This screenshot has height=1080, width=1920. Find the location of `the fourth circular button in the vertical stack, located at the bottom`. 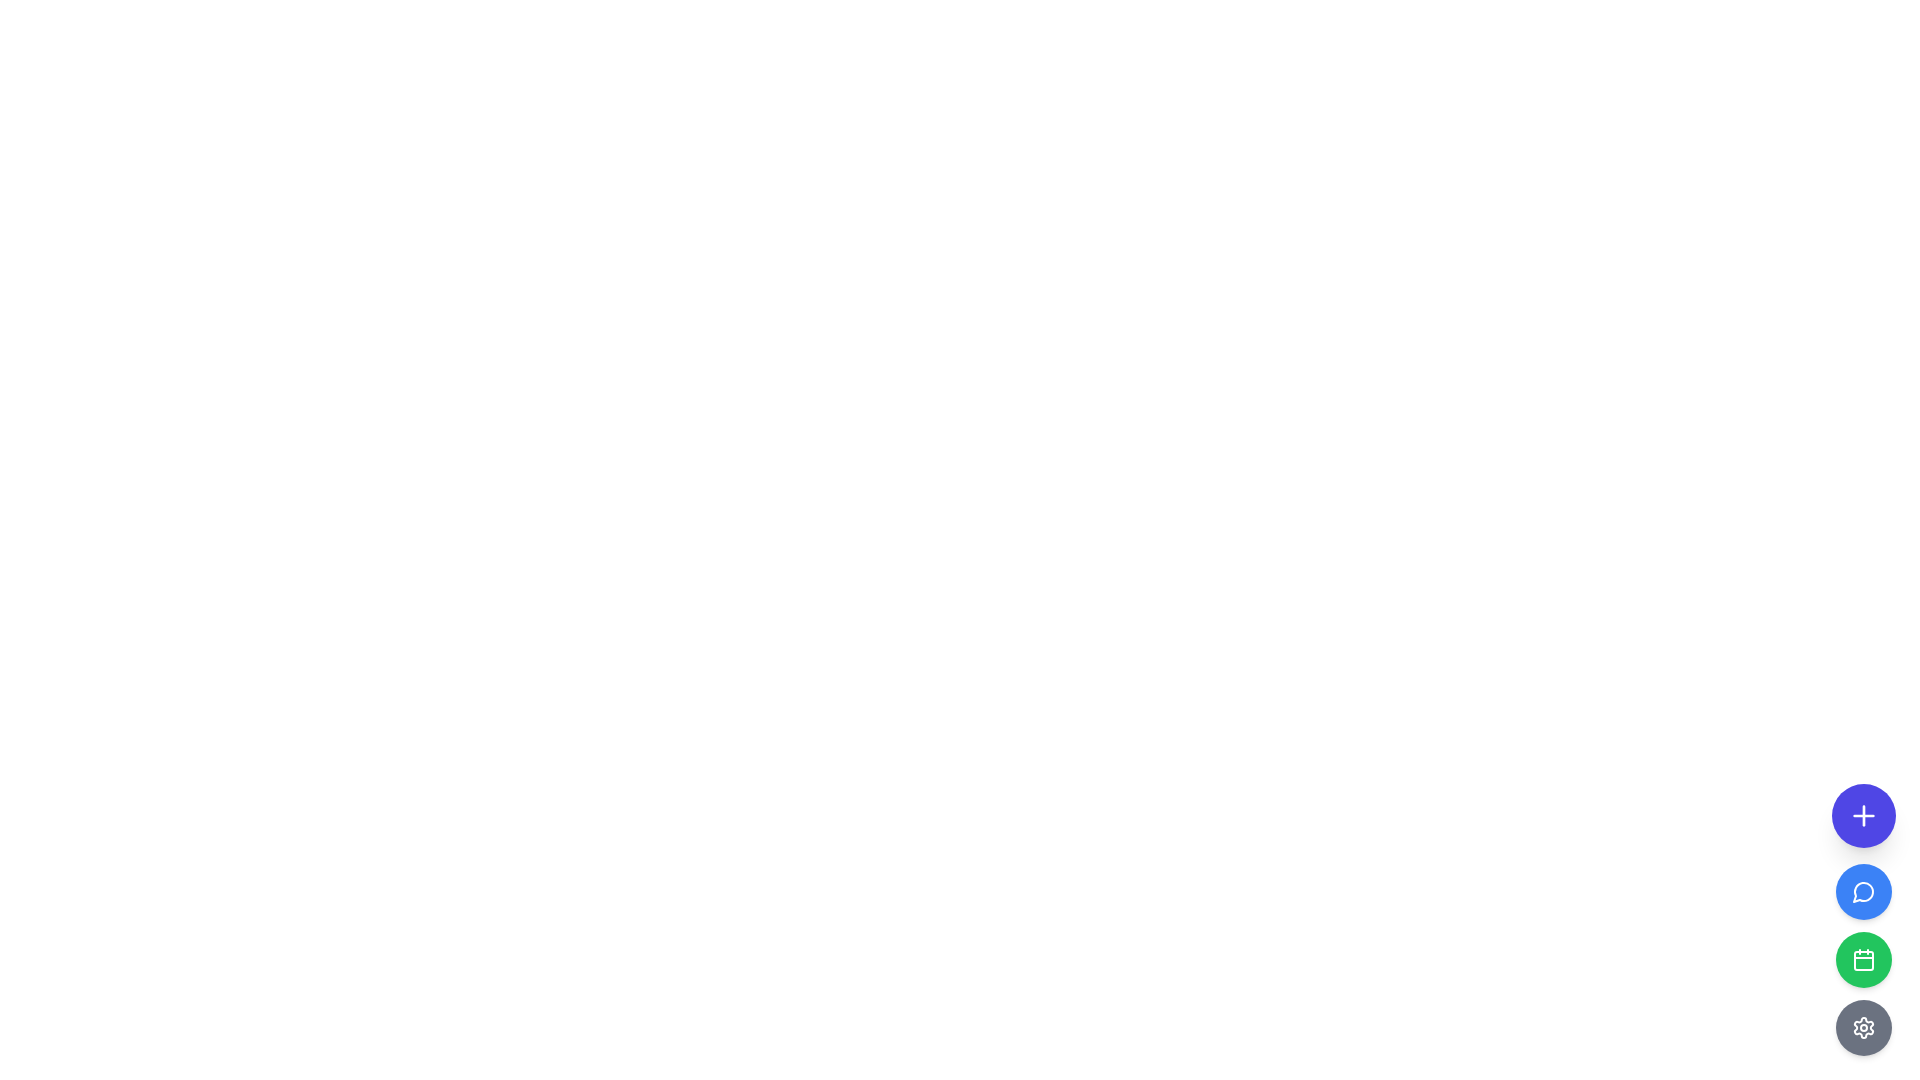

the fourth circular button in the vertical stack, located at the bottom is located at coordinates (1862, 1028).